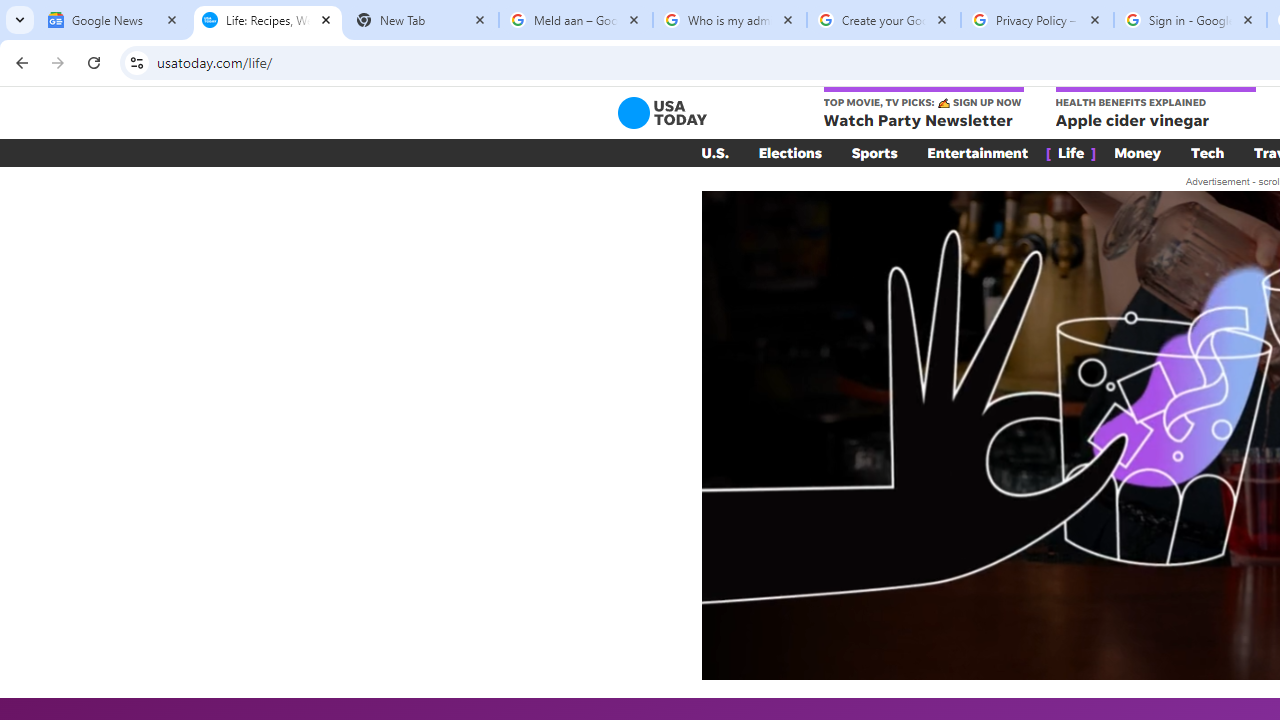  Describe the element at coordinates (1070, 152) in the screenshot. I see `'[ Life ]'` at that location.